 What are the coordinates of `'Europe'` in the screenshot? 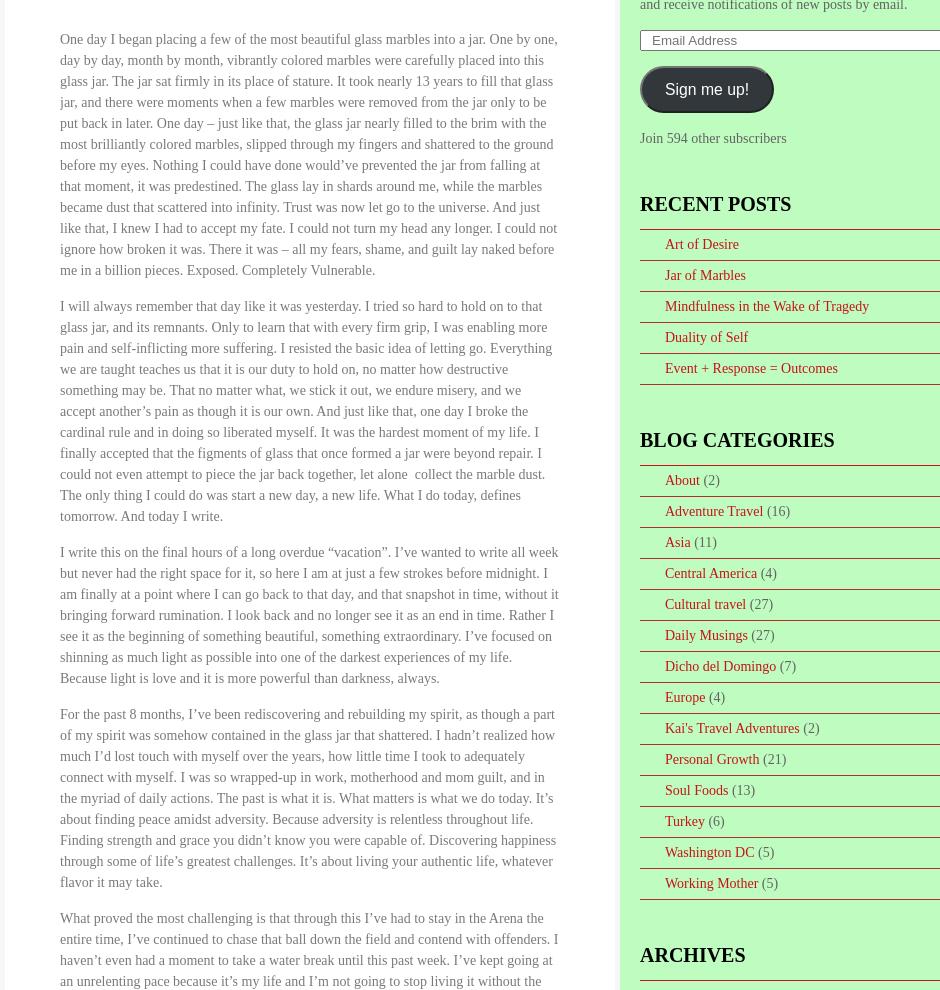 It's located at (664, 696).